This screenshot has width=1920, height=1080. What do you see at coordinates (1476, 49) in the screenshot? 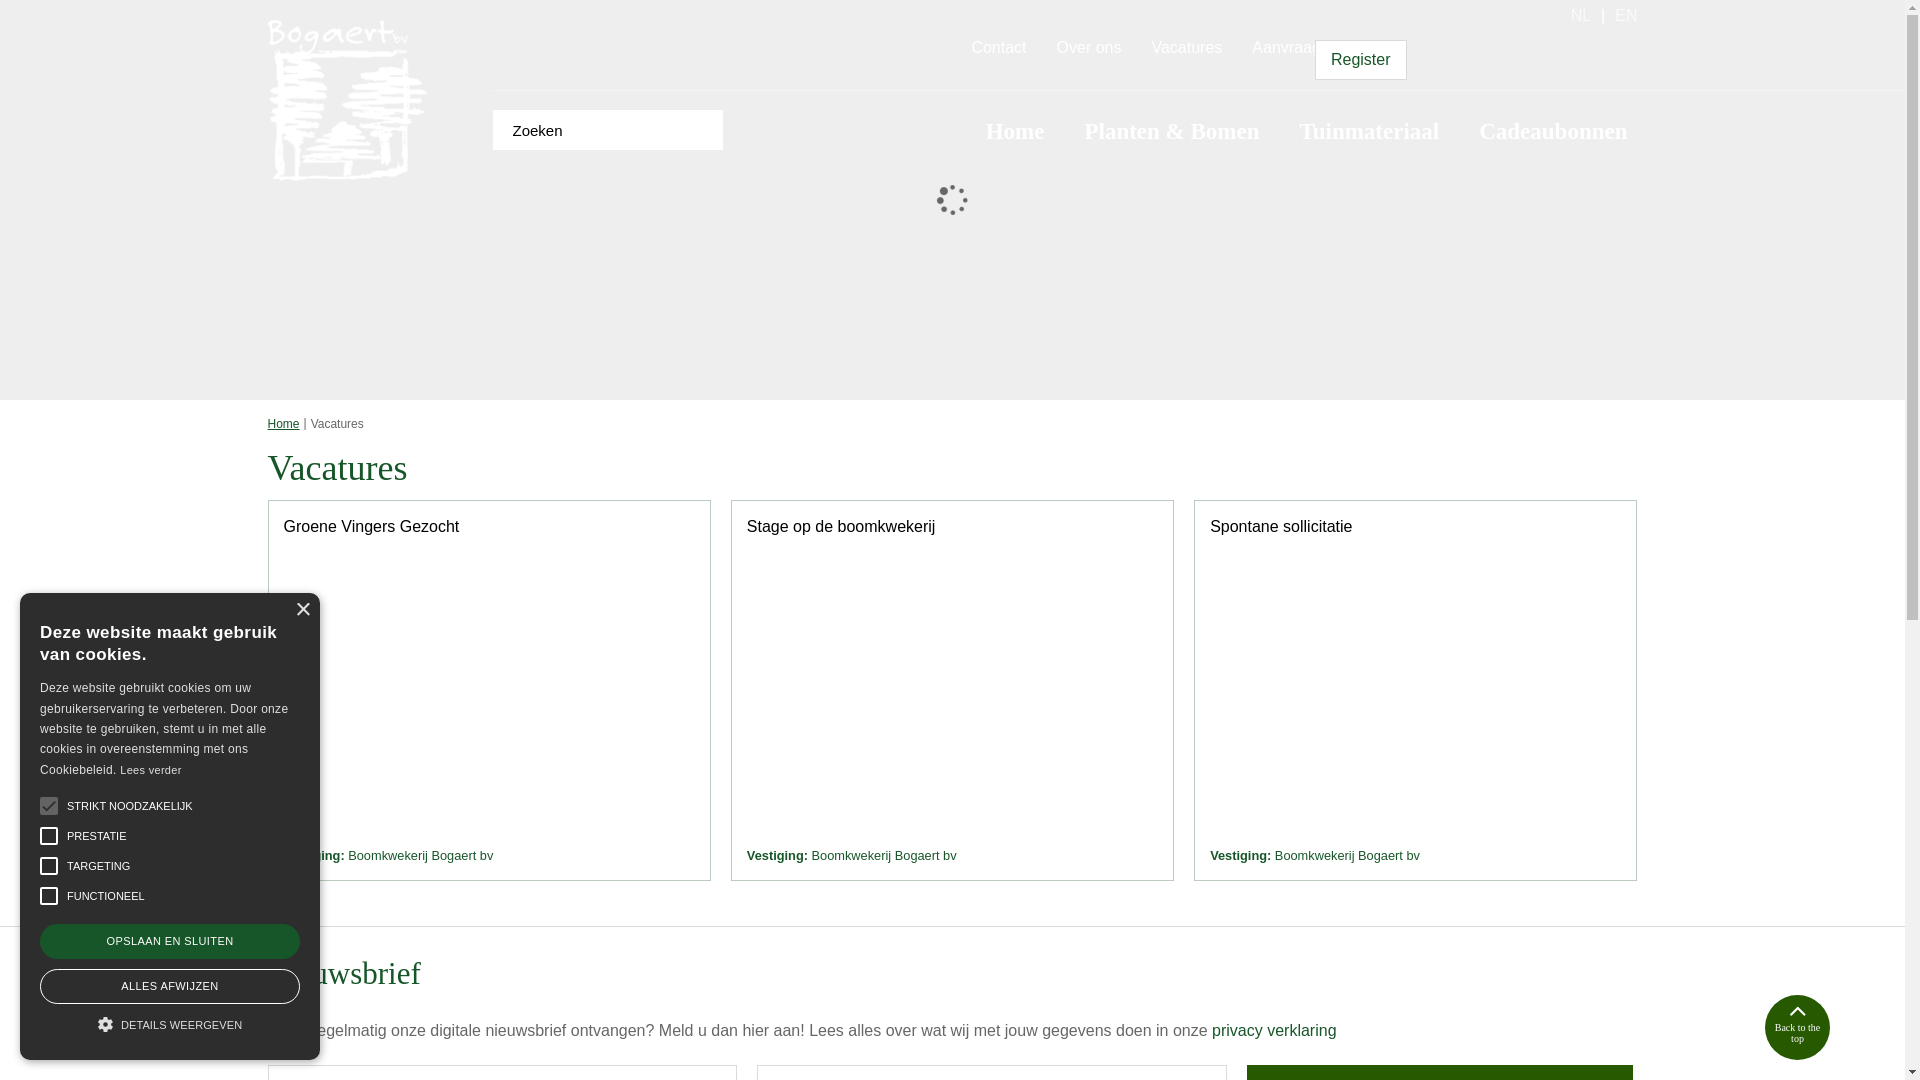
I see `'Ga naar je wensenlijst'` at bounding box center [1476, 49].